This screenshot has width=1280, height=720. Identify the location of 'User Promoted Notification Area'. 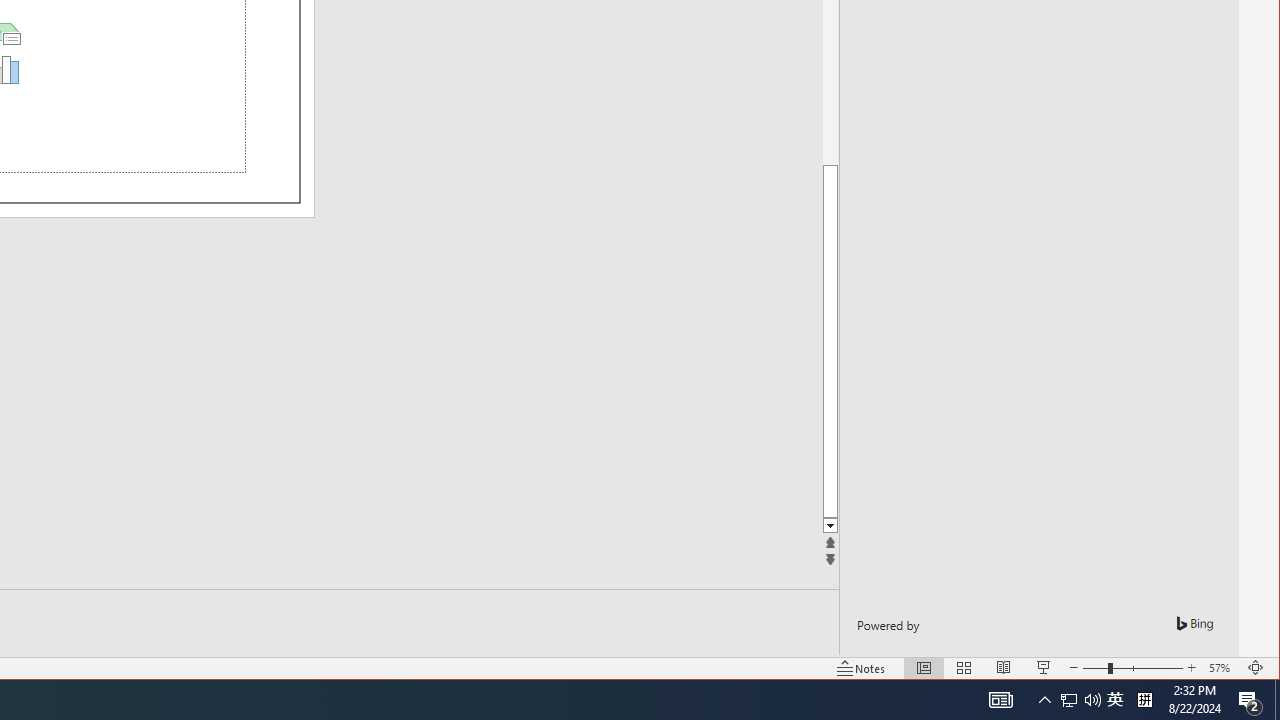
(1114, 698).